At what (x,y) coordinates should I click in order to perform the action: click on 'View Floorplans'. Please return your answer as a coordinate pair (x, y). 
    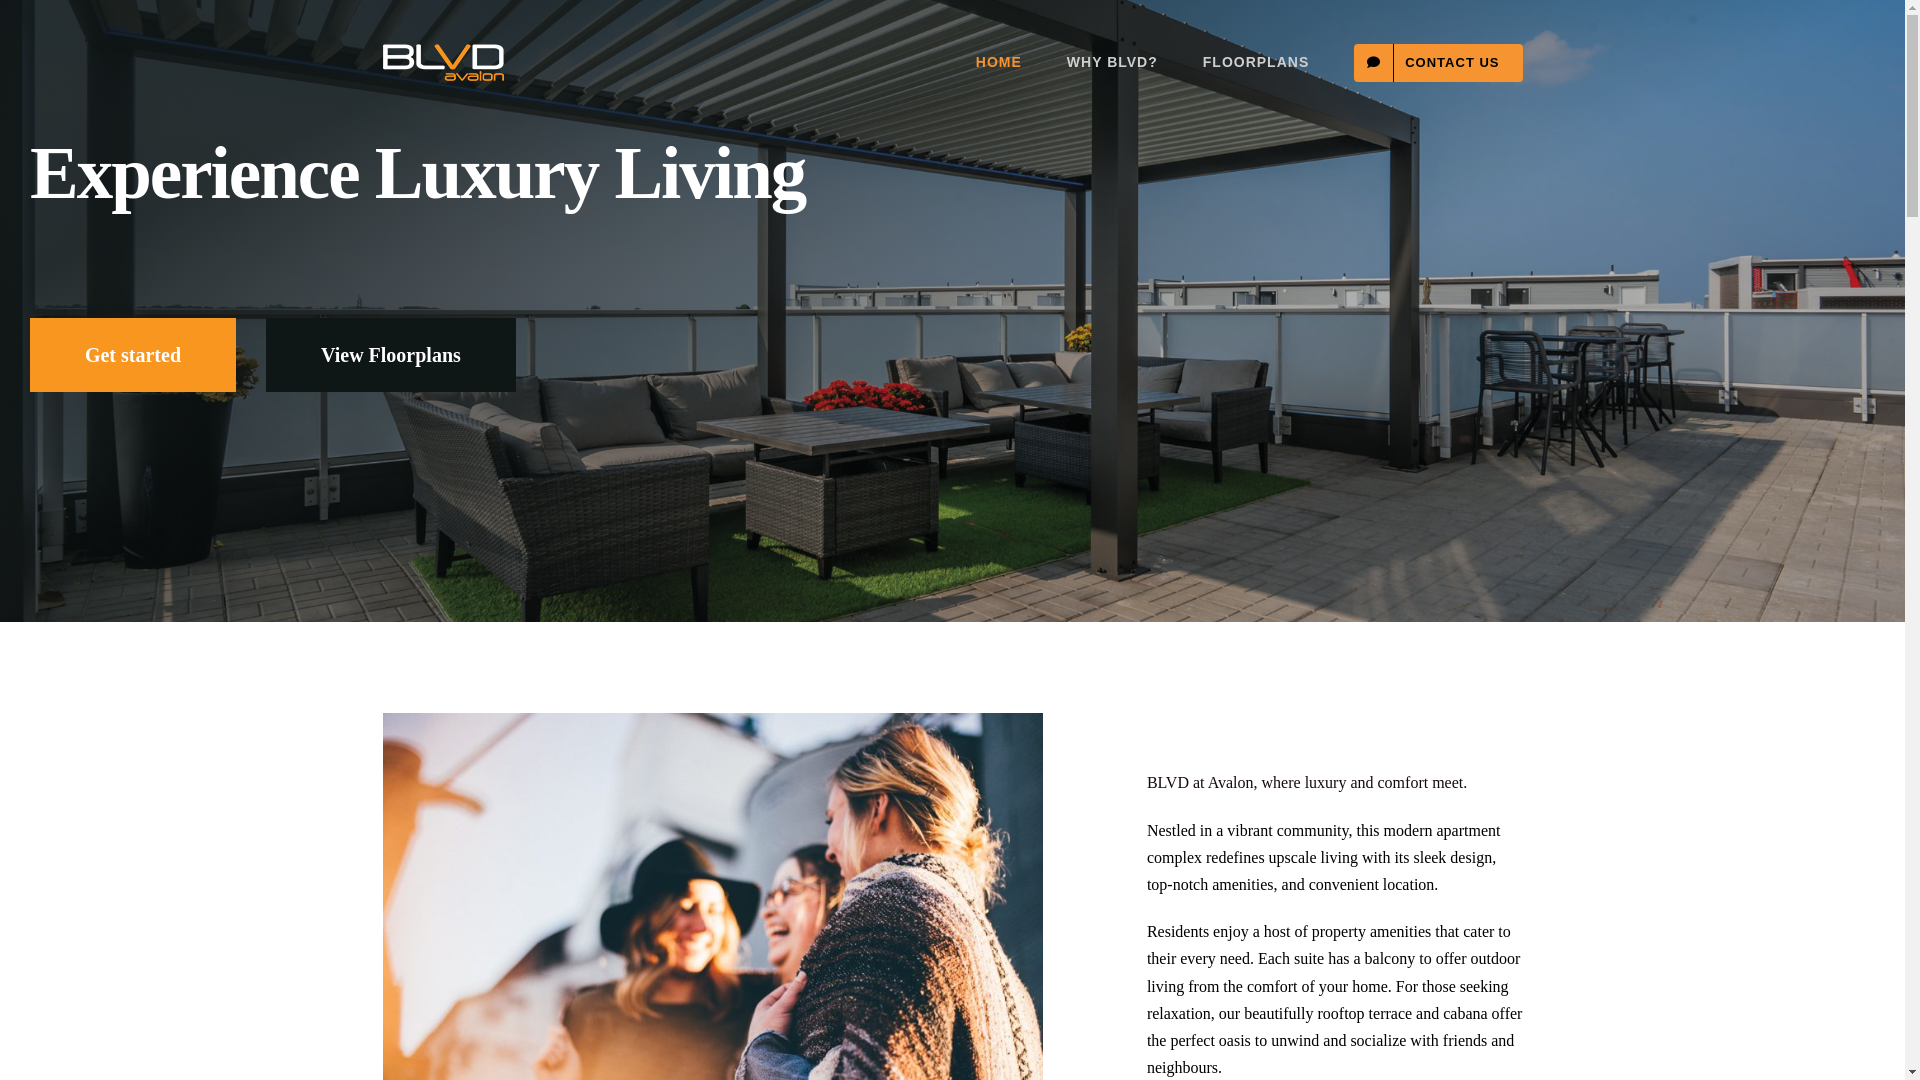
    Looking at the image, I should click on (264, 353).